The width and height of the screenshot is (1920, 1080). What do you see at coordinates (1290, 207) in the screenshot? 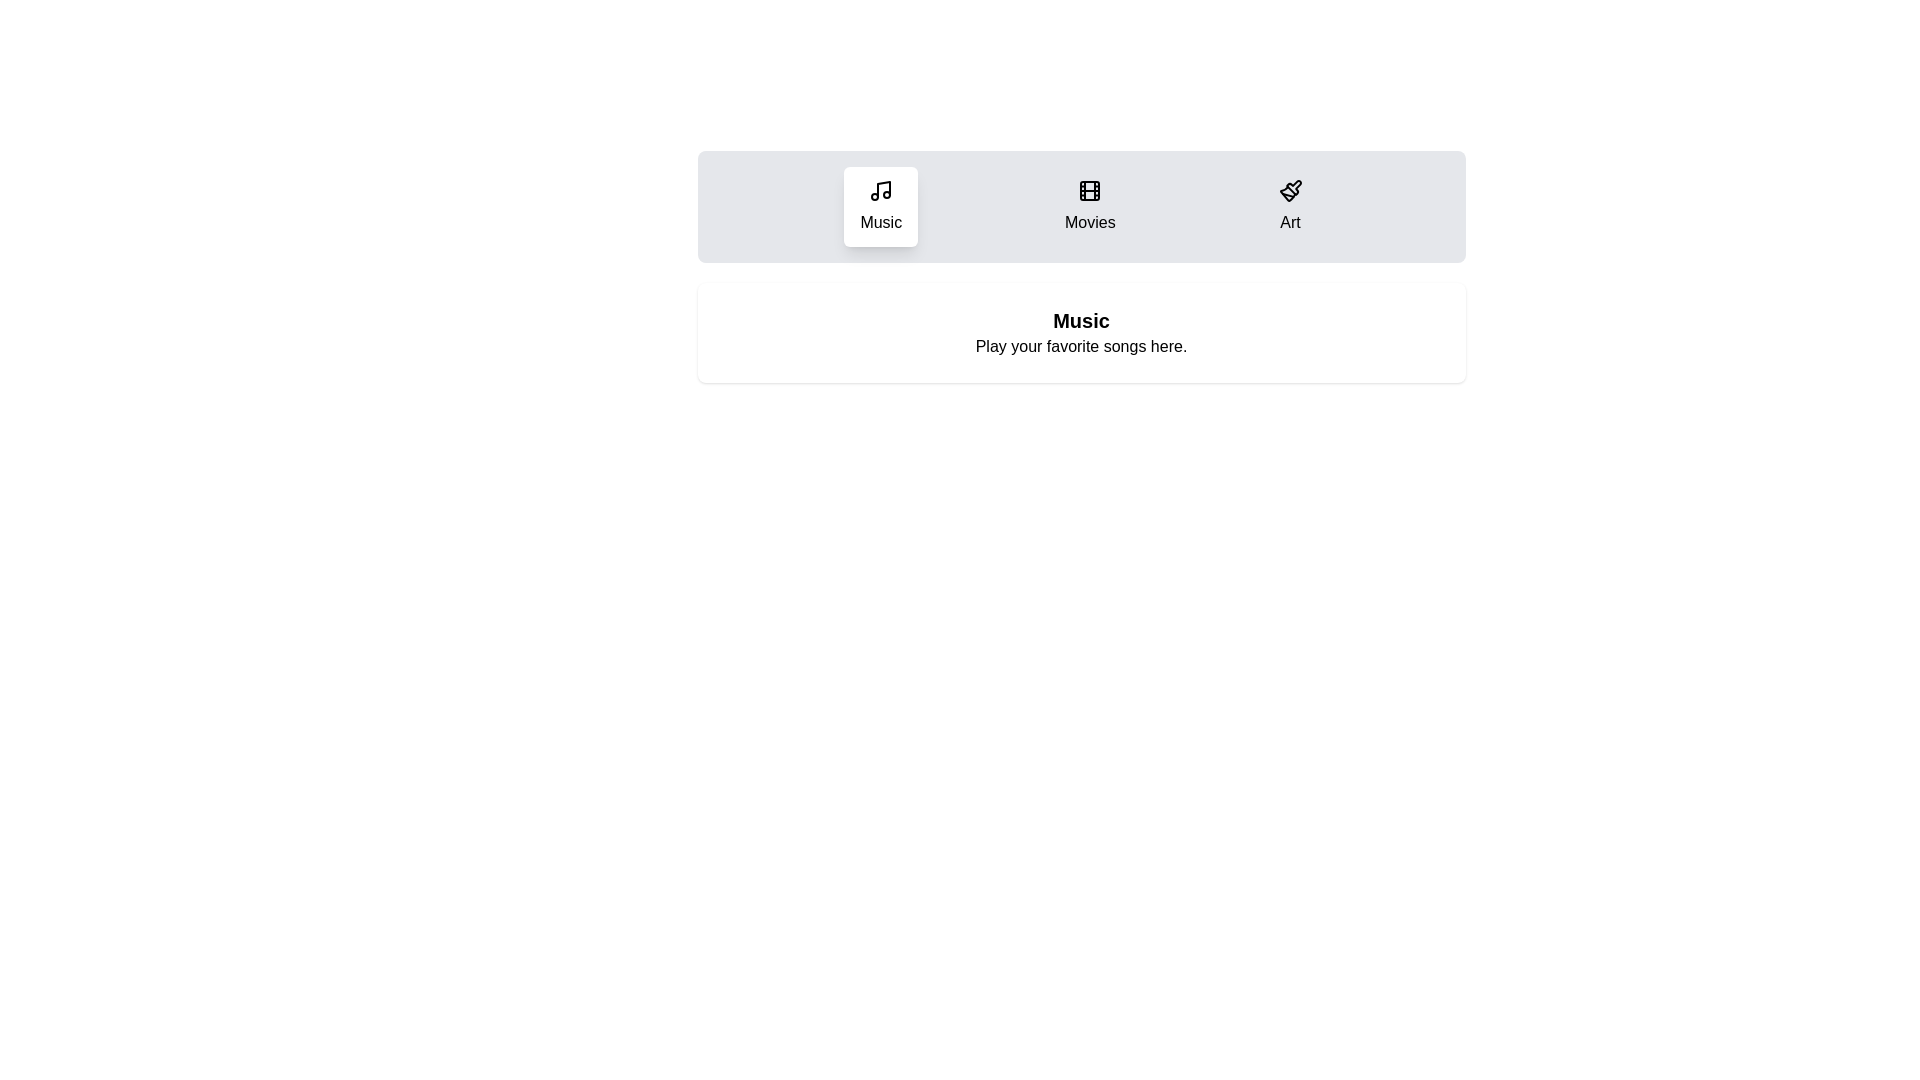
I see `the Art tab to display its content` at bounding box center [1290, 207].